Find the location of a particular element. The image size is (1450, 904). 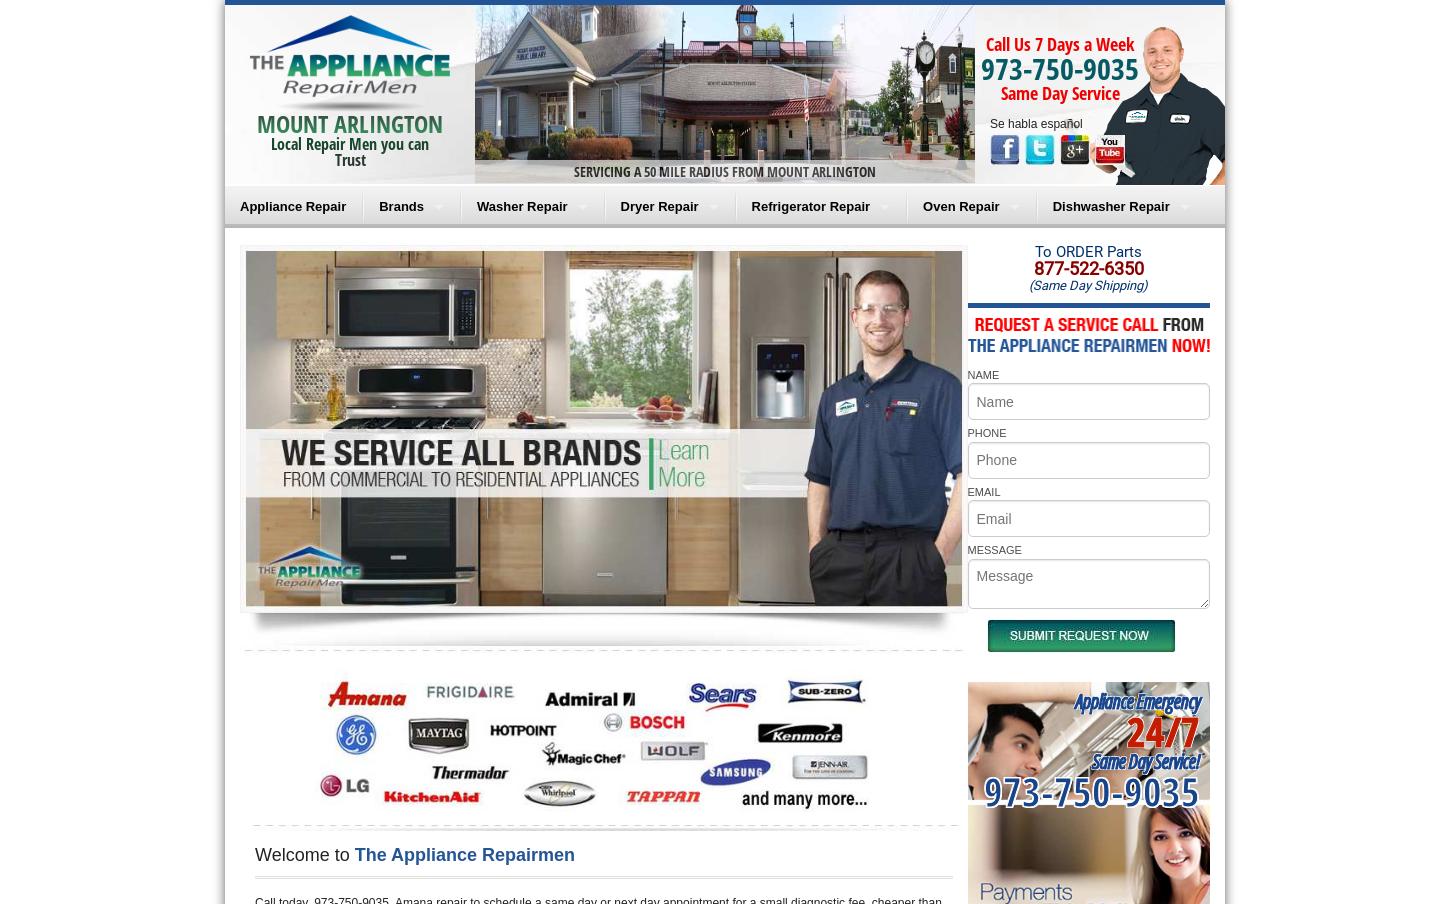

'The Appliance Repairmen' is located at coordinates (463, 855).